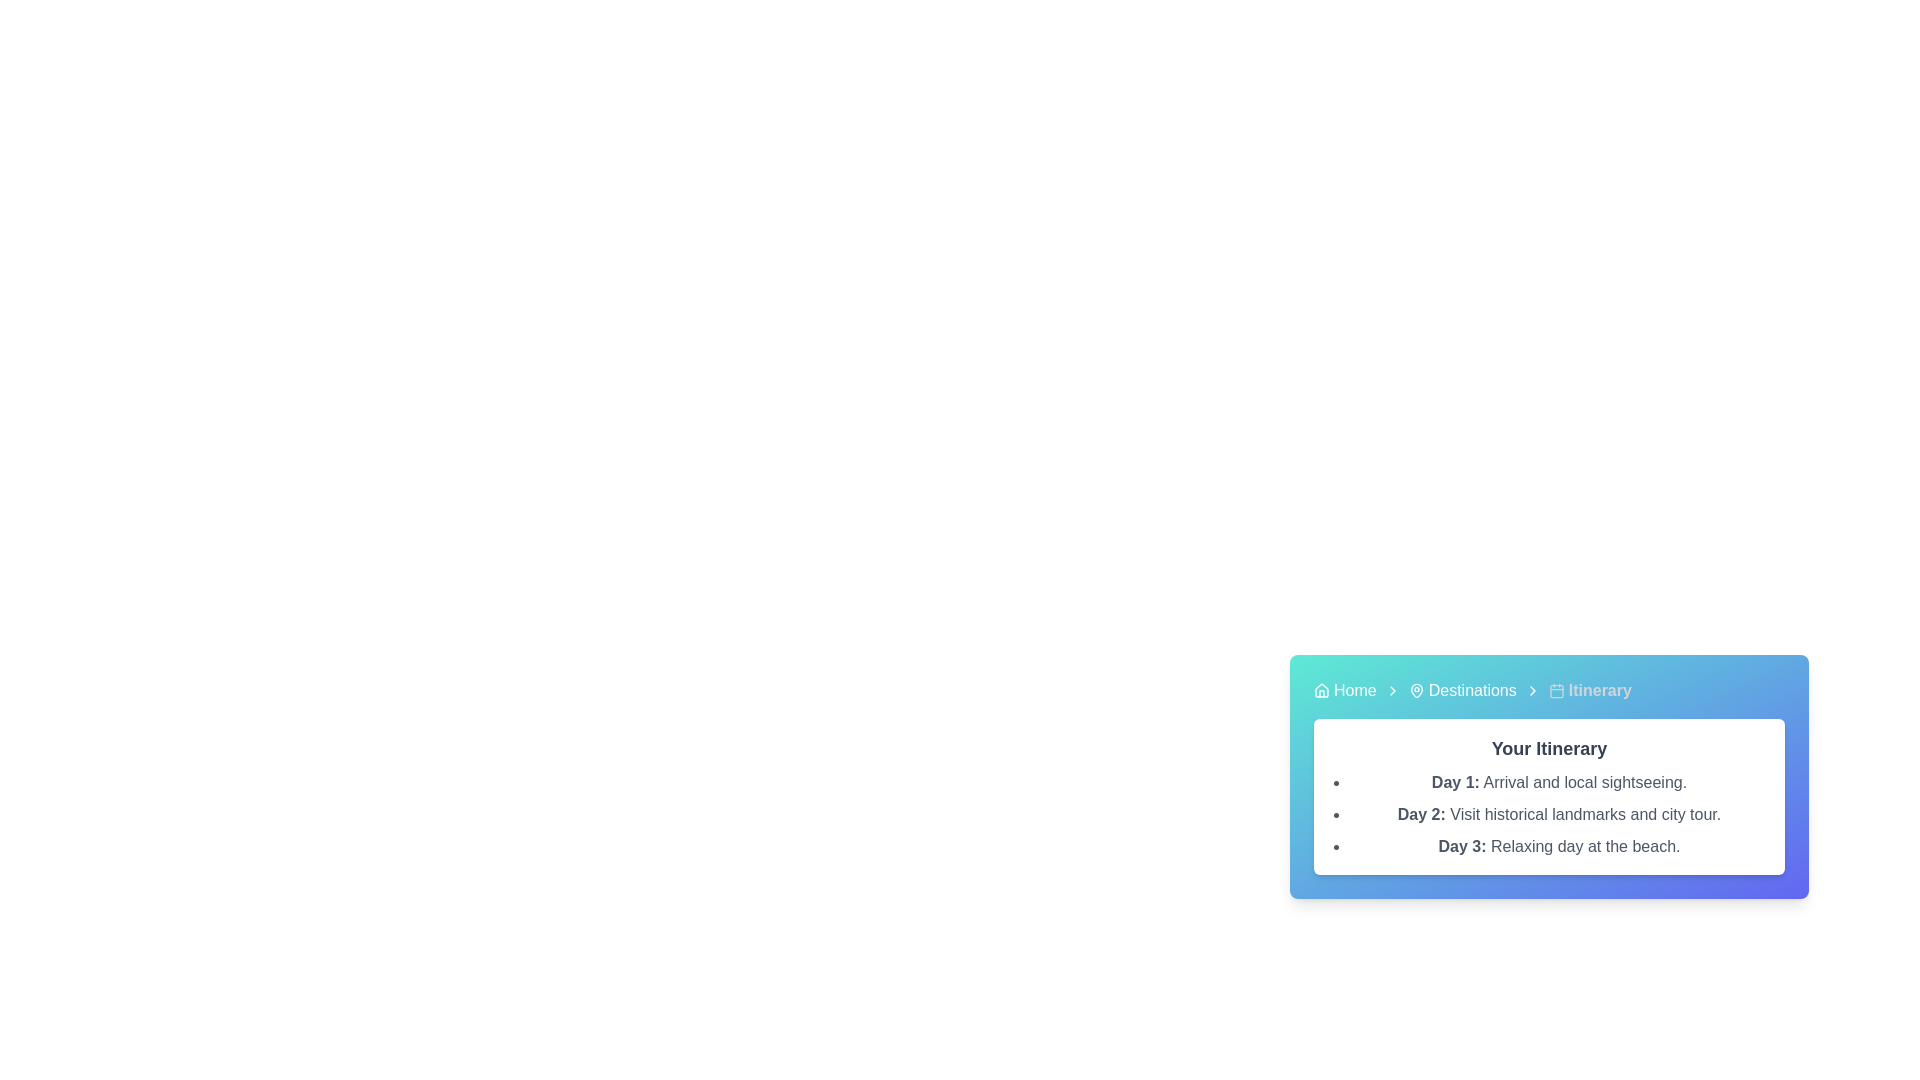  What do you see at coordinates (1472, 689) in the screenshot?
I see `the second link` at bounding box center [1472, 689].